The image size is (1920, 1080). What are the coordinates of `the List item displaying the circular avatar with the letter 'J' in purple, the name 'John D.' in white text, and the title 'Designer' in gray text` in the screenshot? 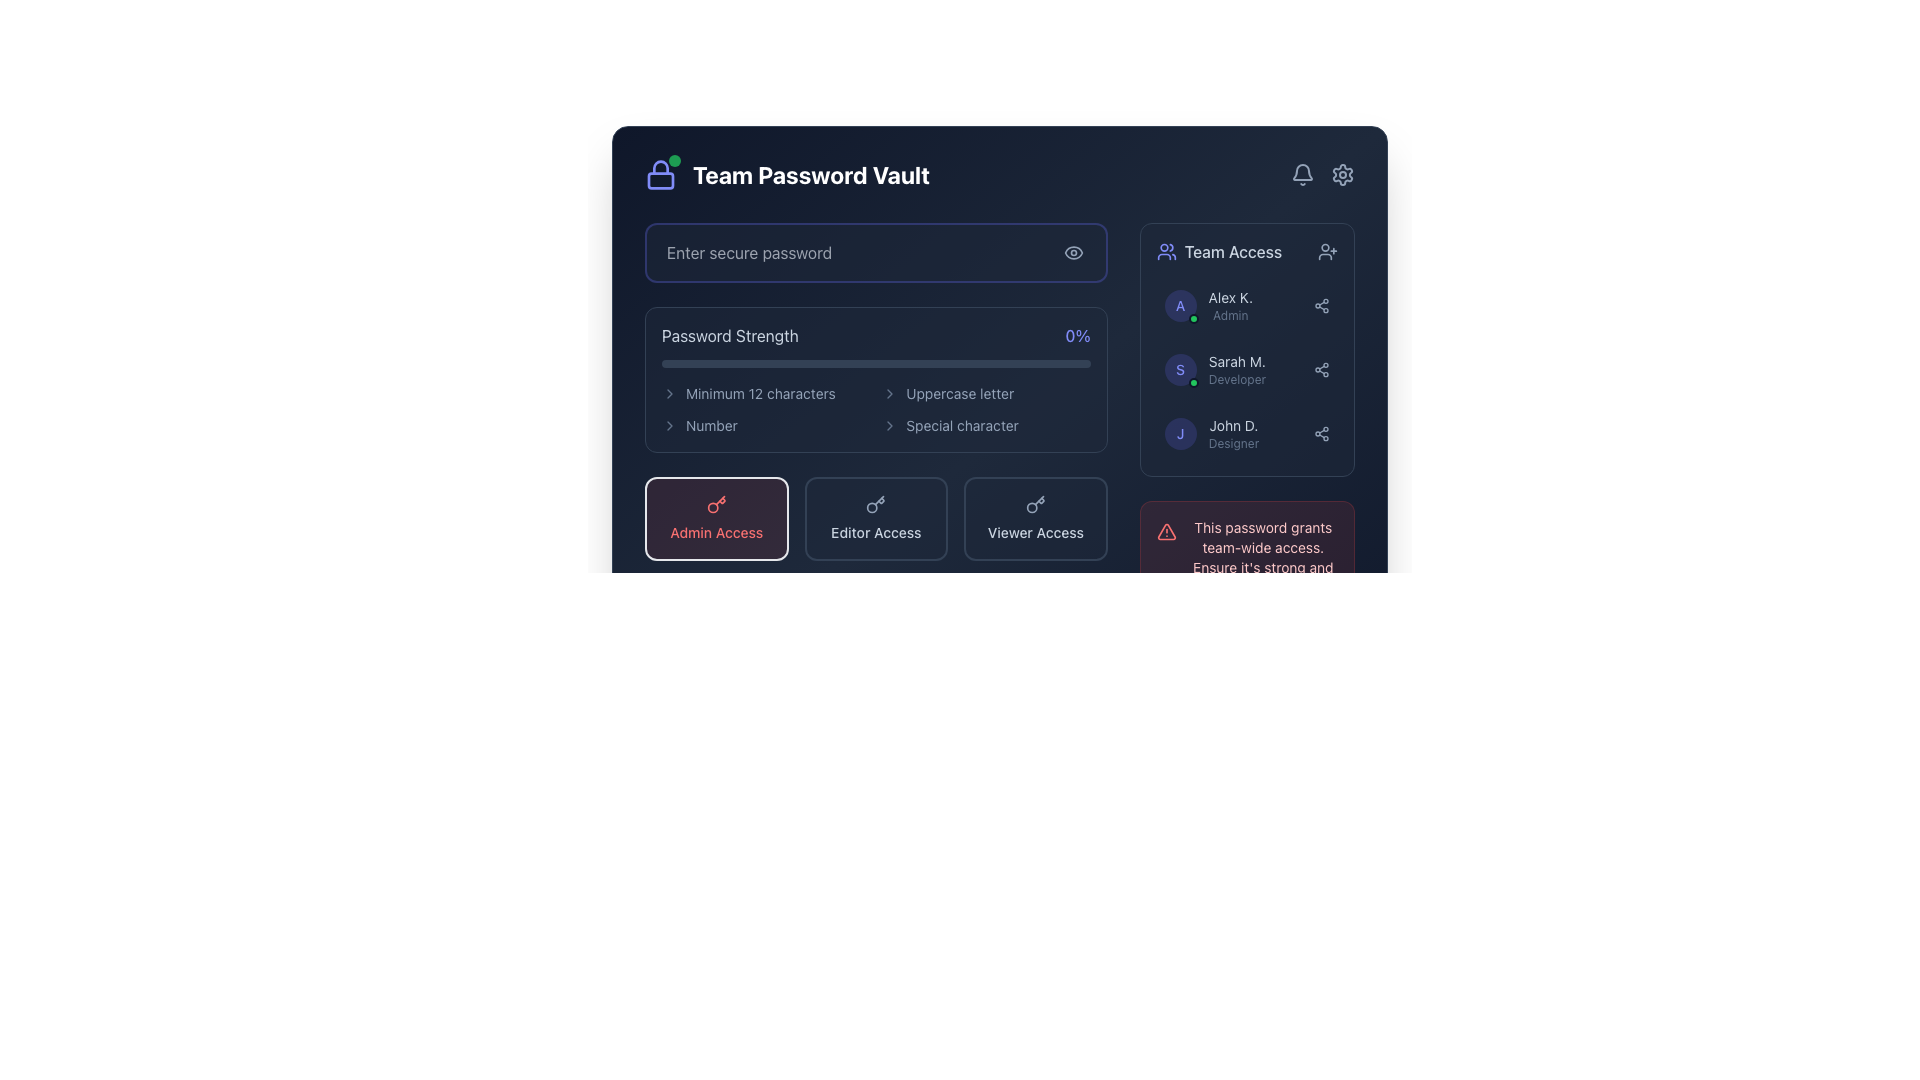 It's located at (1210, 433).